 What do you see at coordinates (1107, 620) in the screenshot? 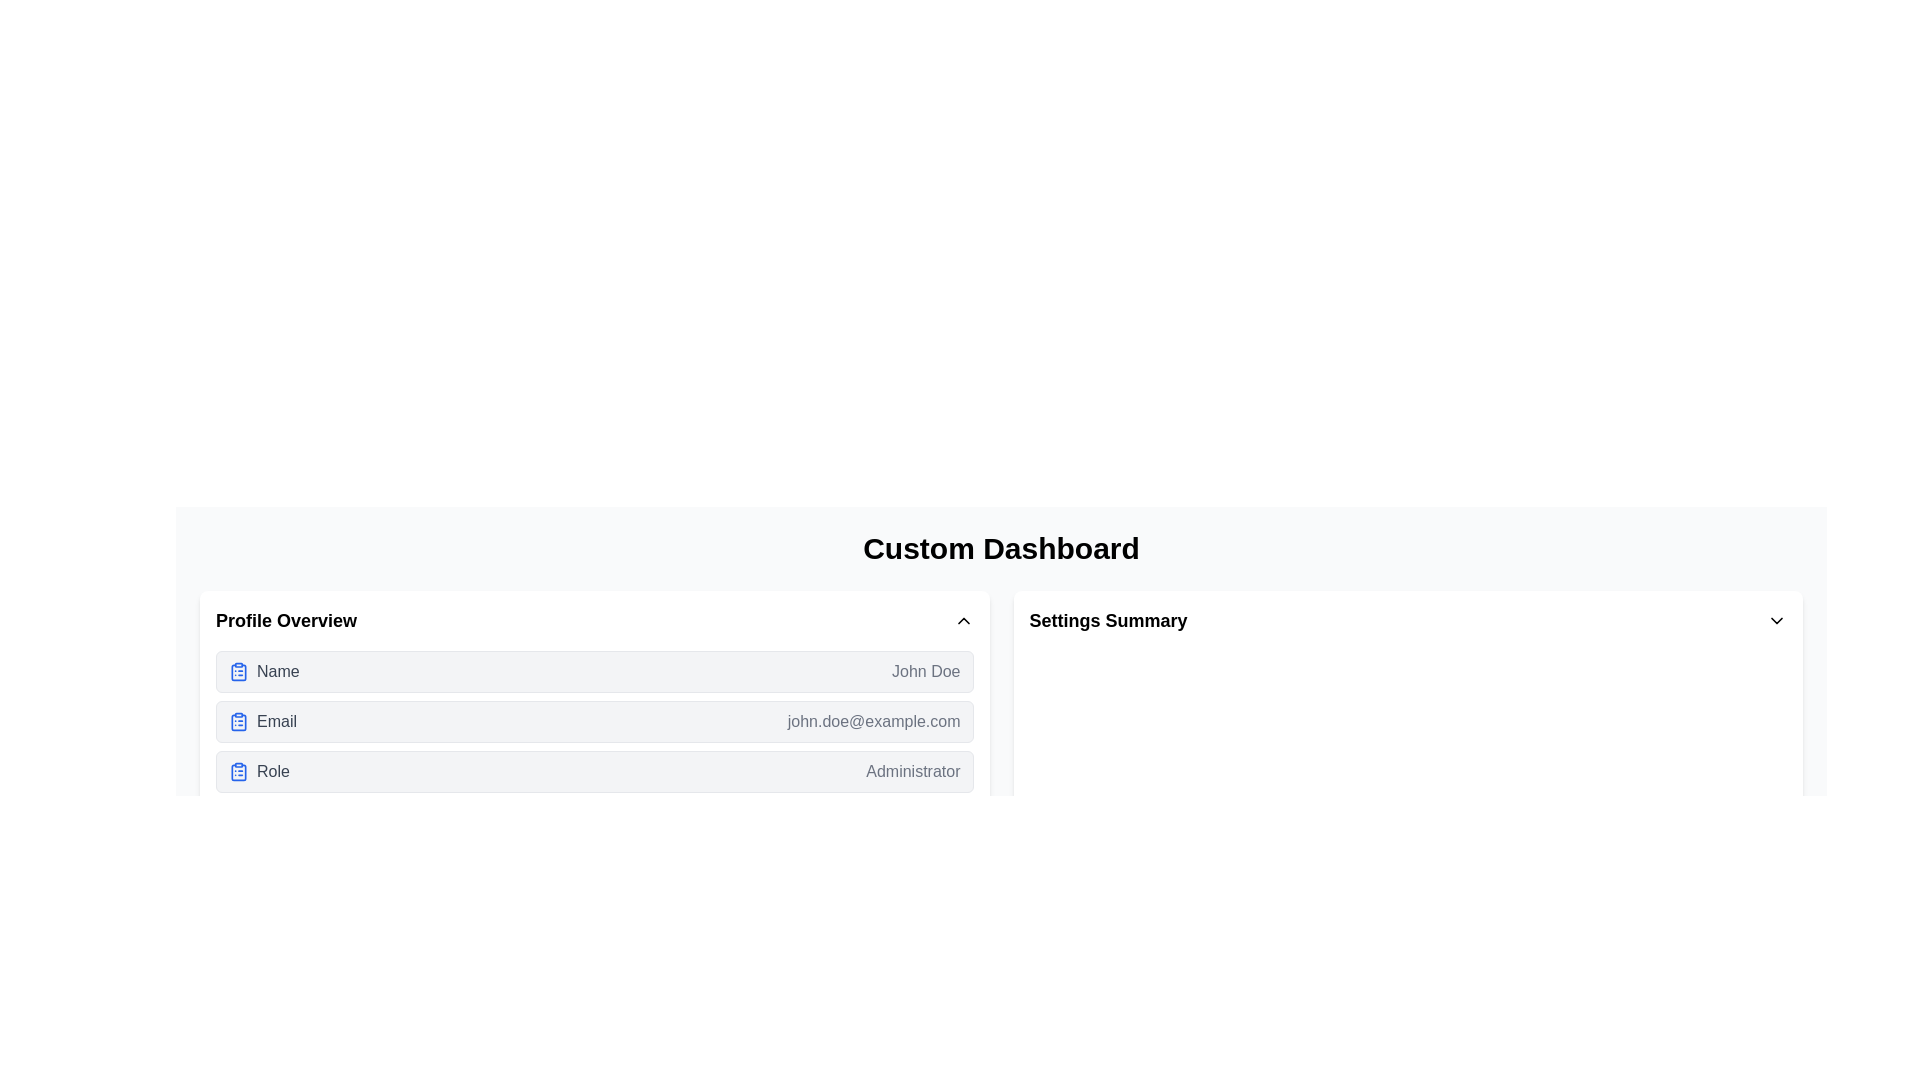
I see `text of the title or heading located in the upper-central part of the interface, aligned to the right section of the main layout, preceding an icon with a downward-pointing chevron` at bounding box center [1107, 620].